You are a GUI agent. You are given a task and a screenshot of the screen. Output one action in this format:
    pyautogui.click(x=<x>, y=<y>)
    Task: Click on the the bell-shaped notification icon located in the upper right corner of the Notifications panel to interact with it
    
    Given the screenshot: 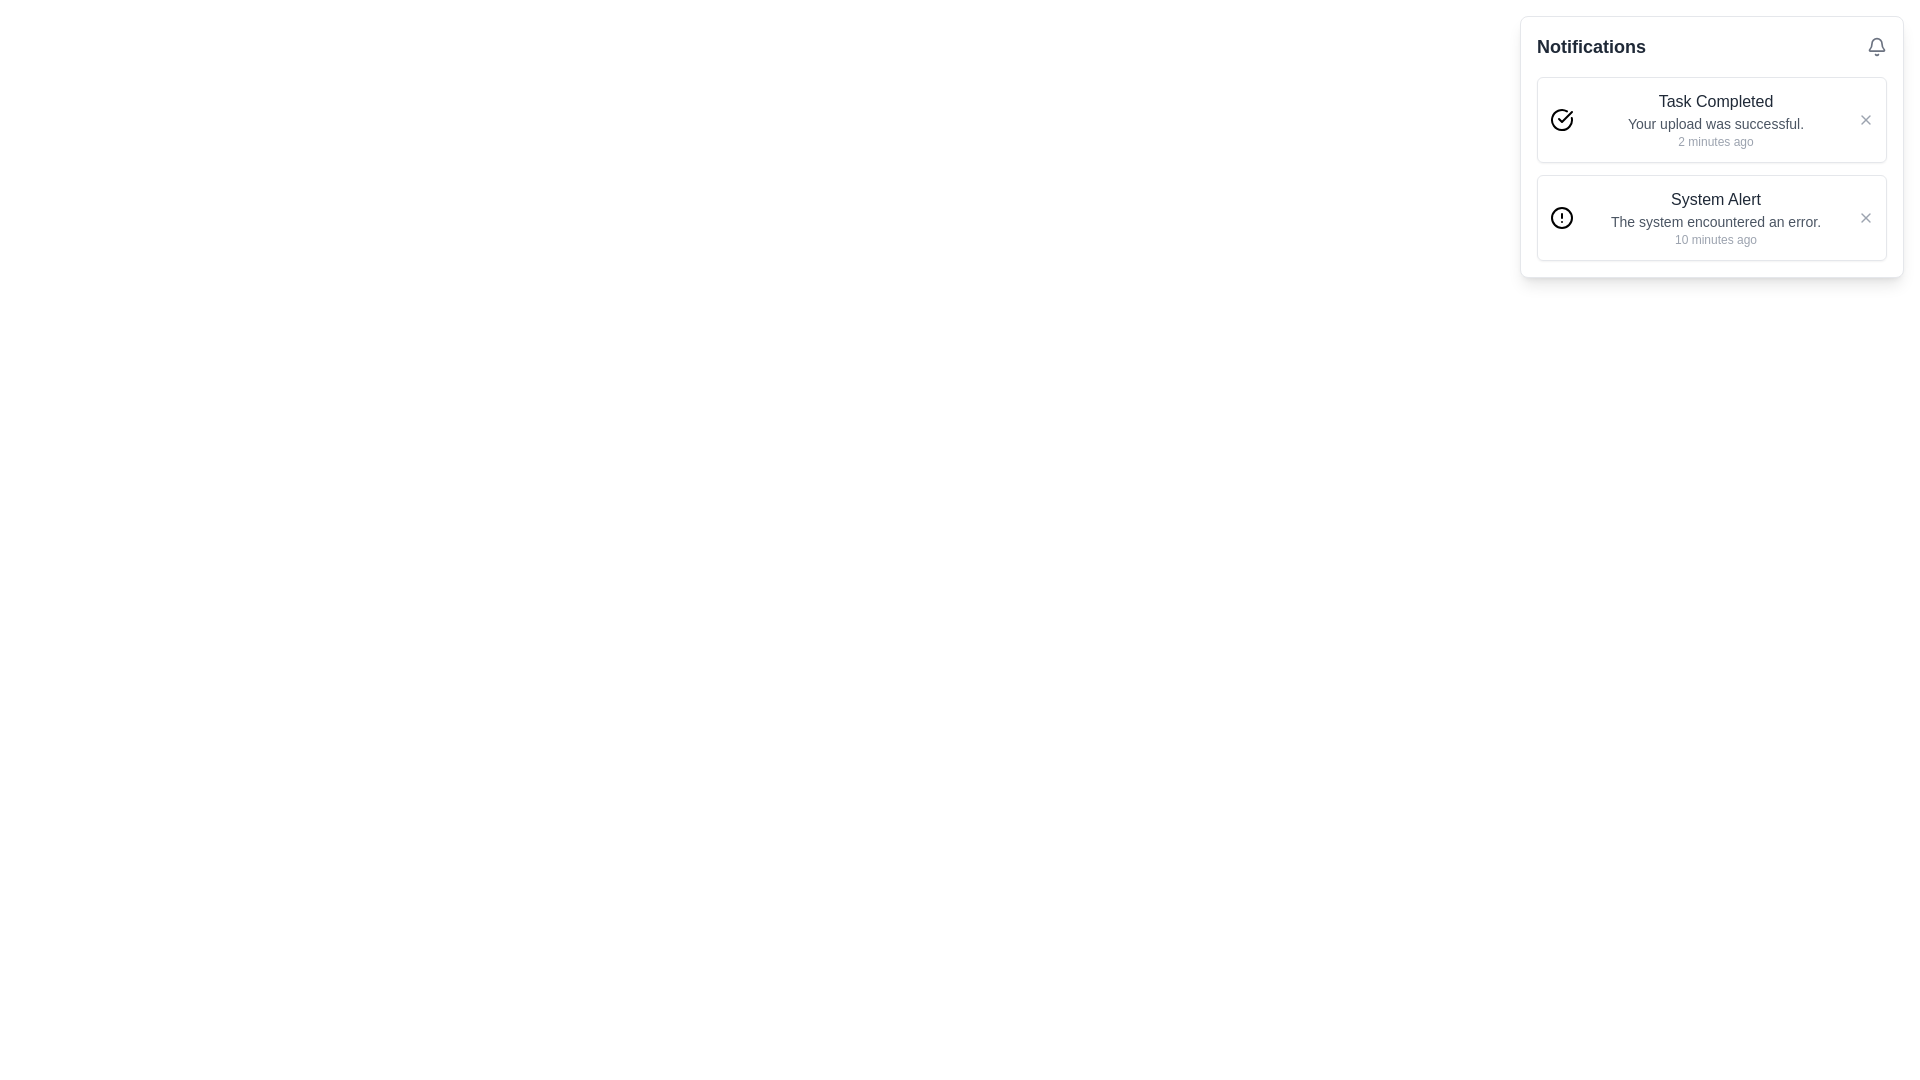 What is the action you would take?
    pyautogui.click(x=1875, y=45)
    